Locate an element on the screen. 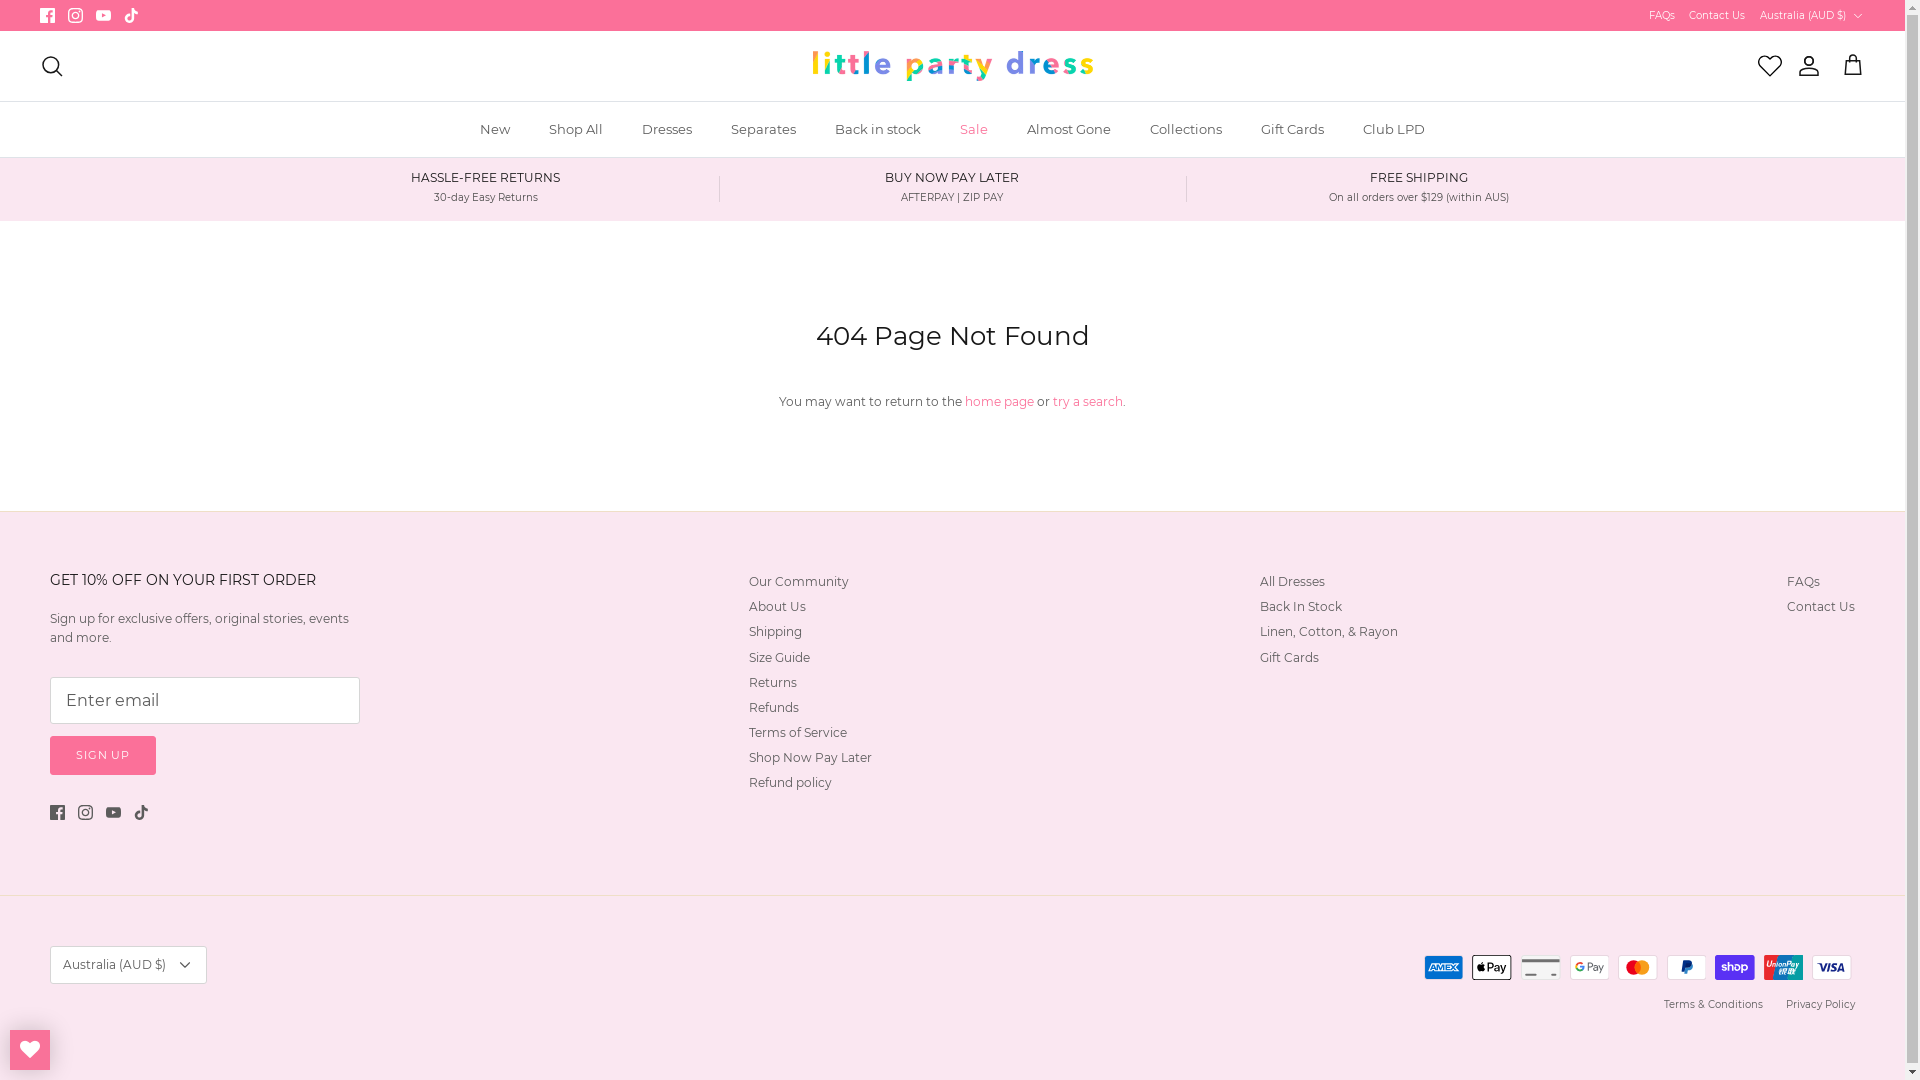  'try a search' is located at coordinates (1087, 401).